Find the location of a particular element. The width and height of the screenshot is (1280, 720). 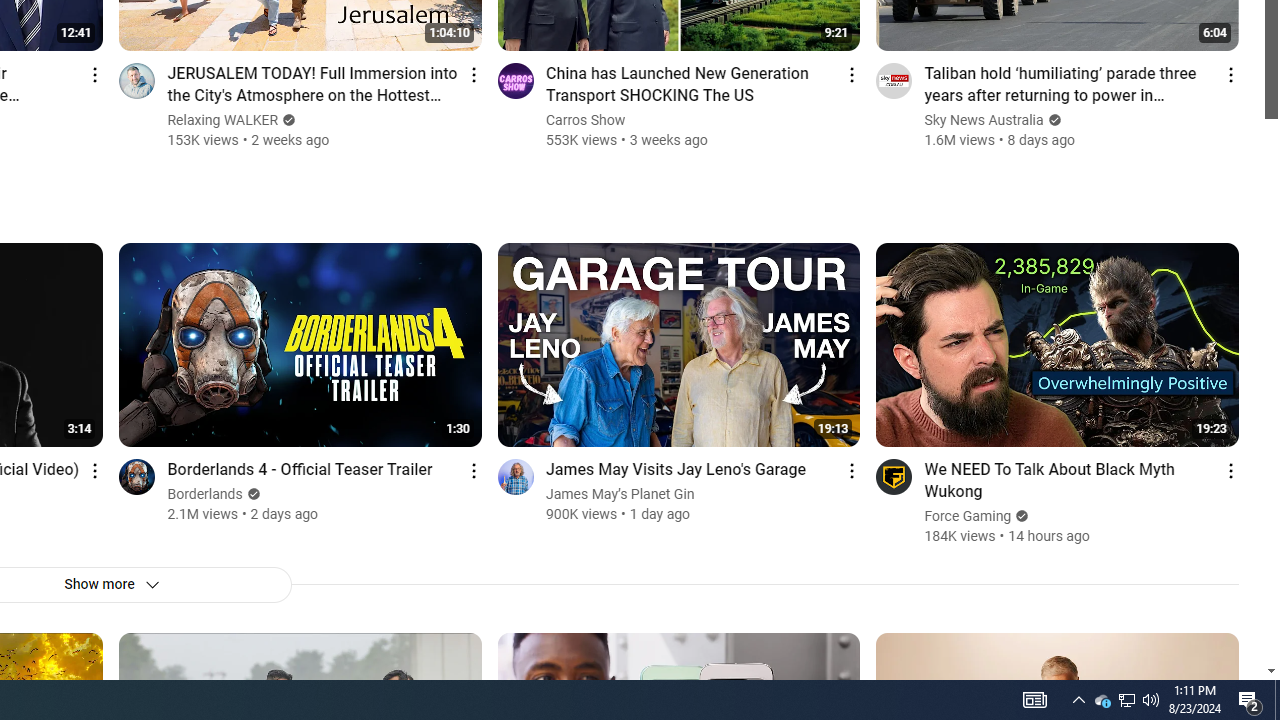

'Borderlands' is located at coordinates (205, 494).